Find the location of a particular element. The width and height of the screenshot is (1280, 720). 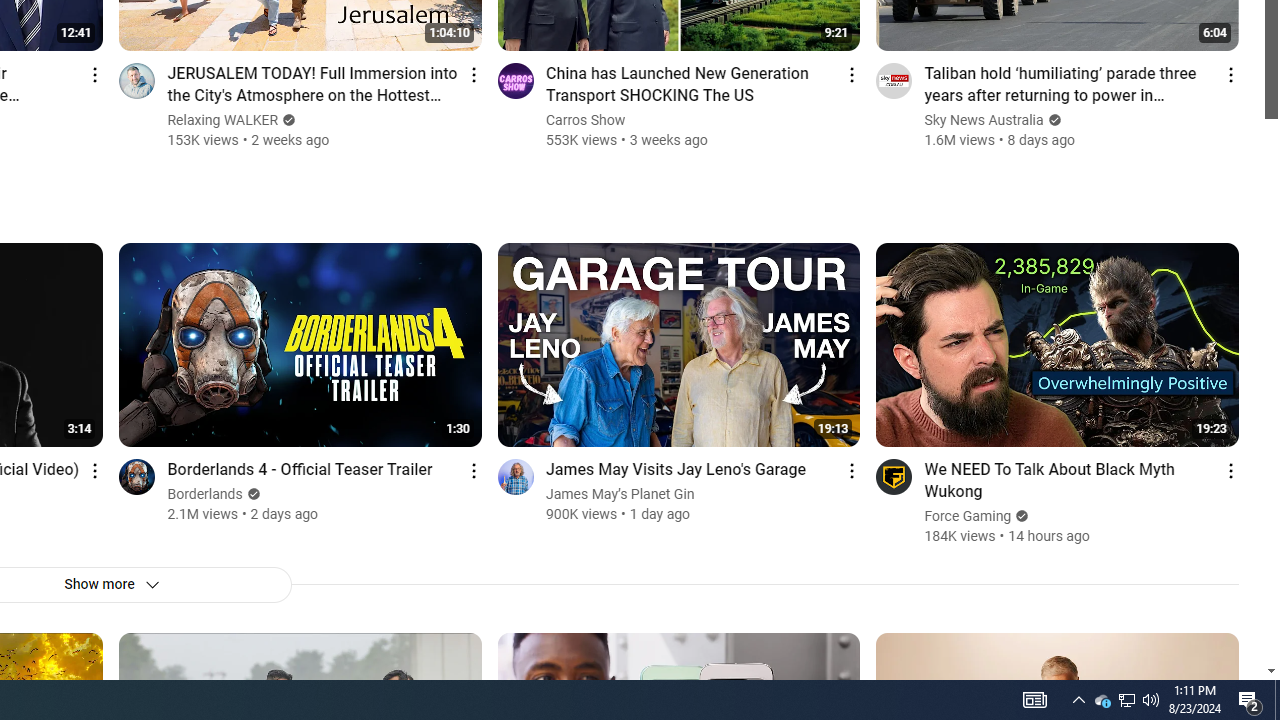

'Borderlands' is located at coordinates (205, 494).